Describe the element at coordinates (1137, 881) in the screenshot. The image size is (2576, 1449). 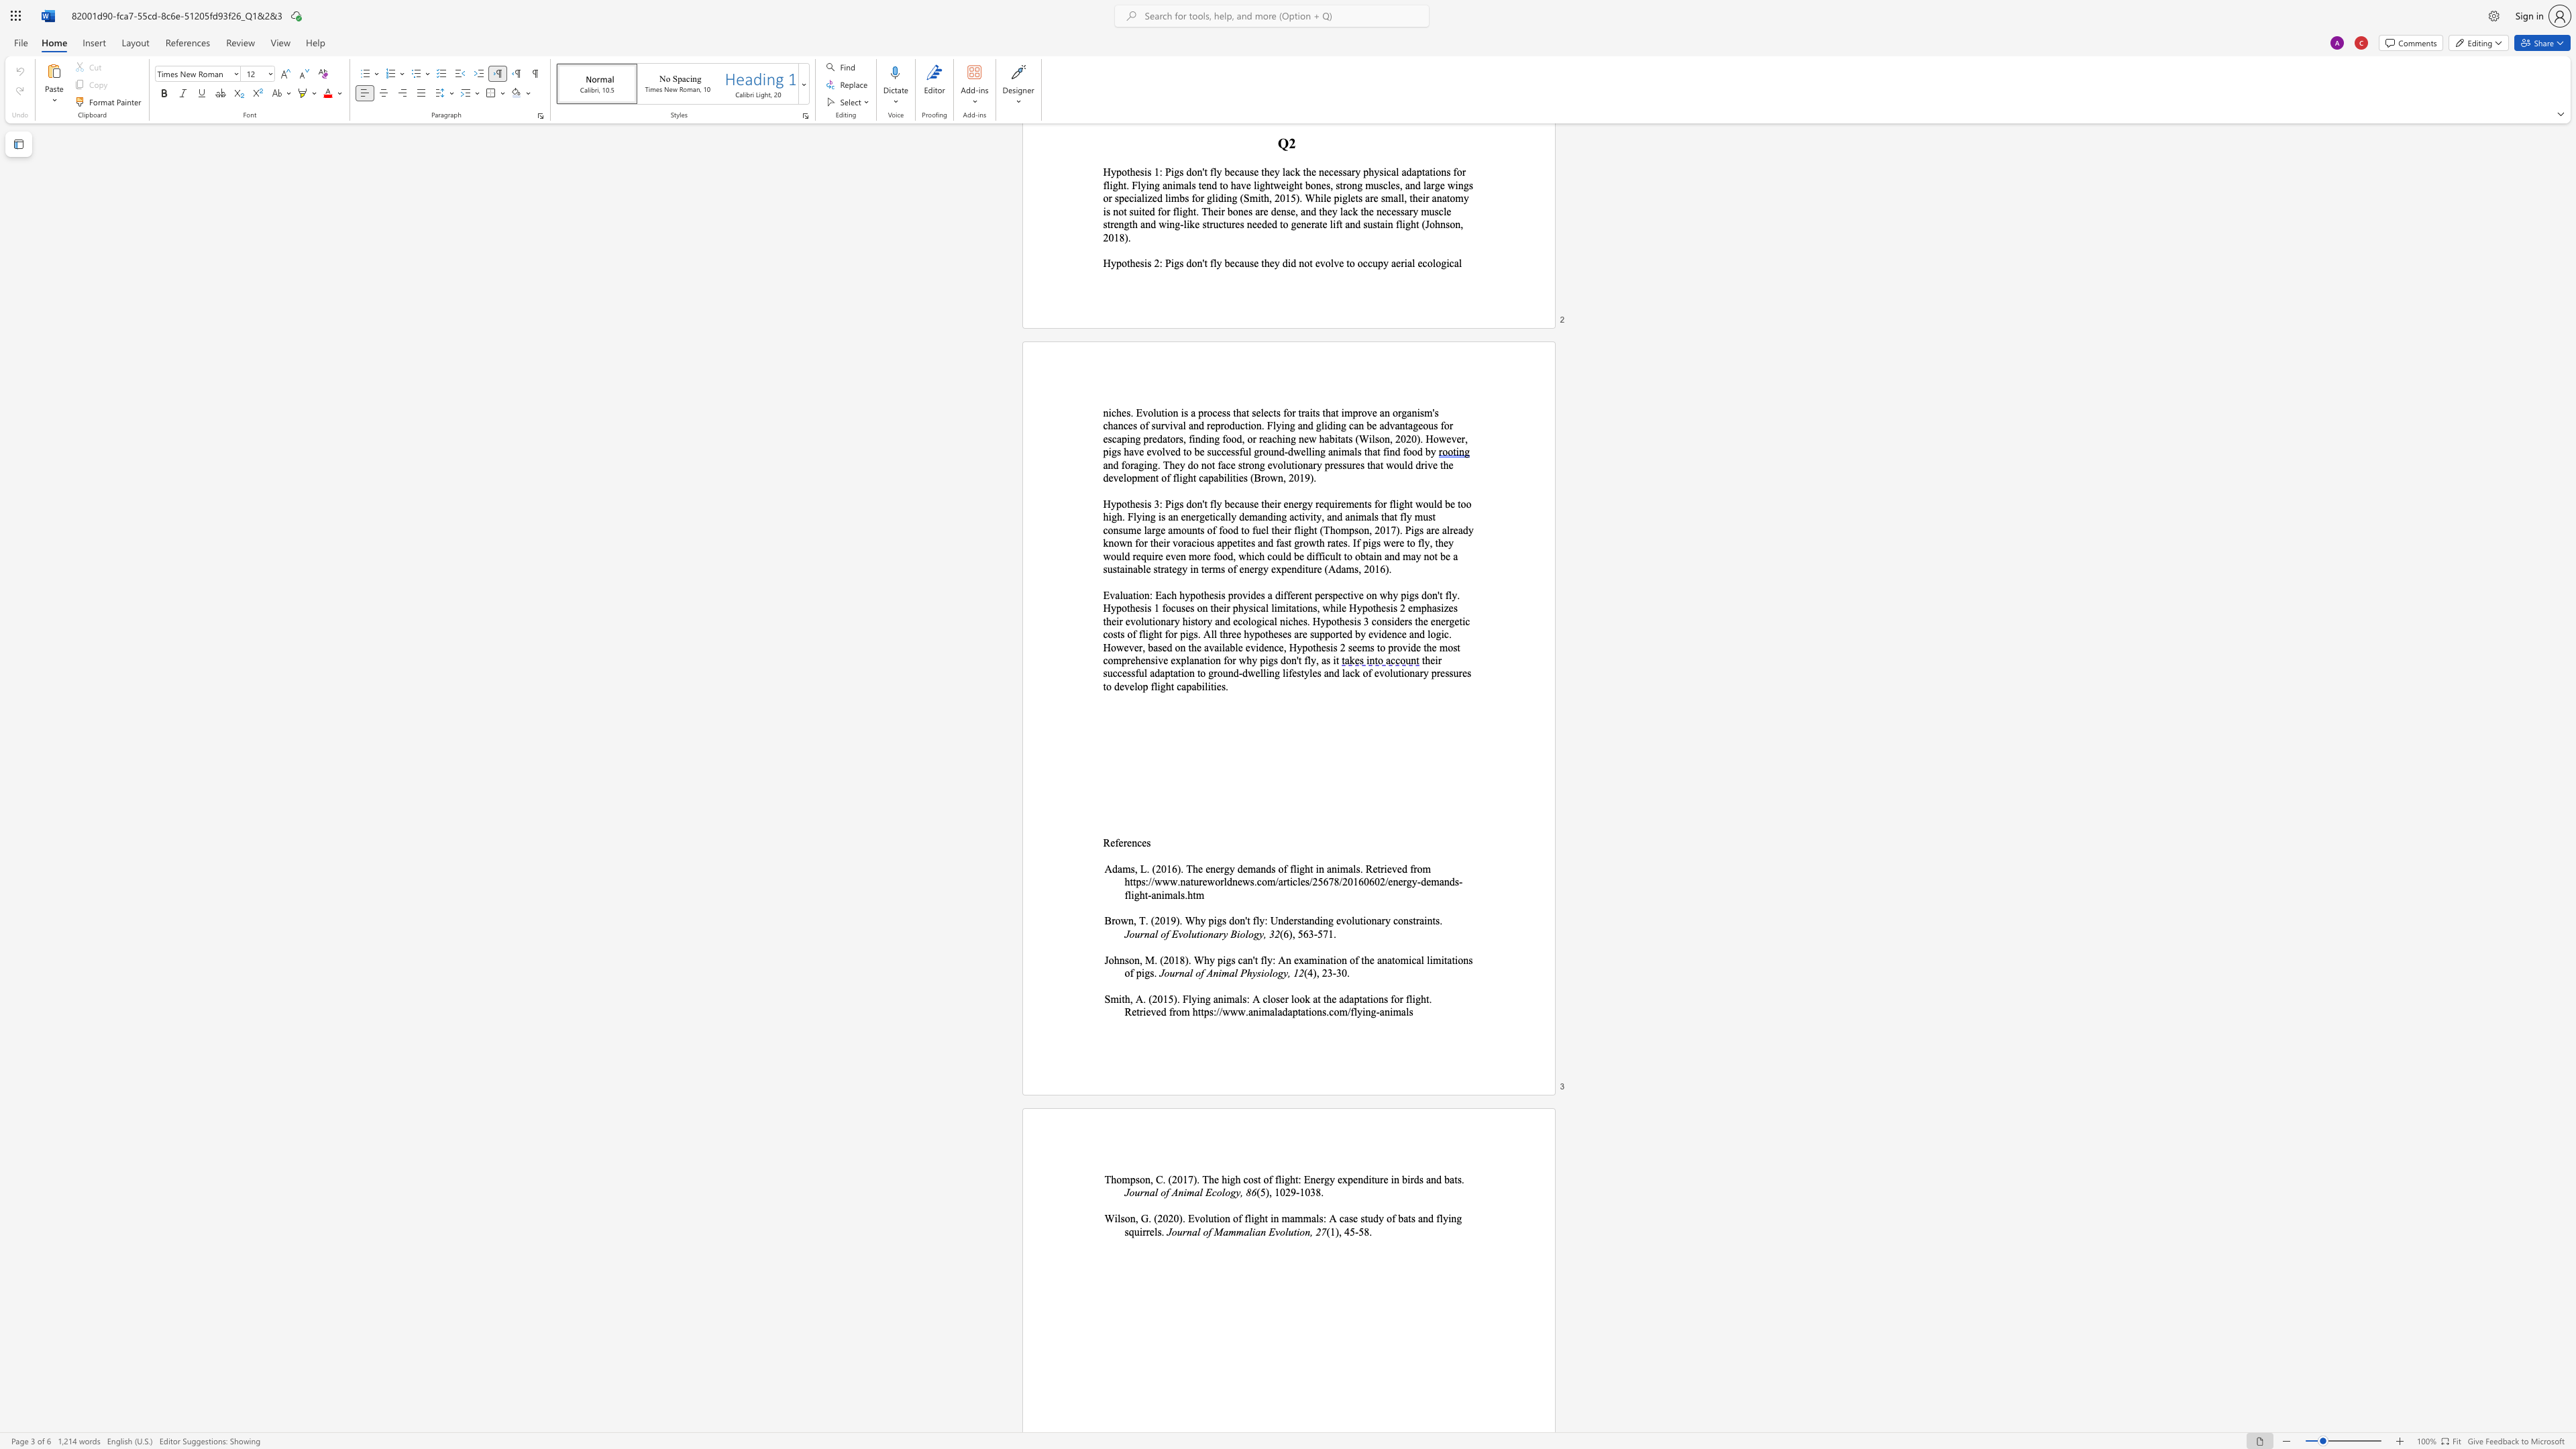
I see `the 1th character "p" in the text` at that location.